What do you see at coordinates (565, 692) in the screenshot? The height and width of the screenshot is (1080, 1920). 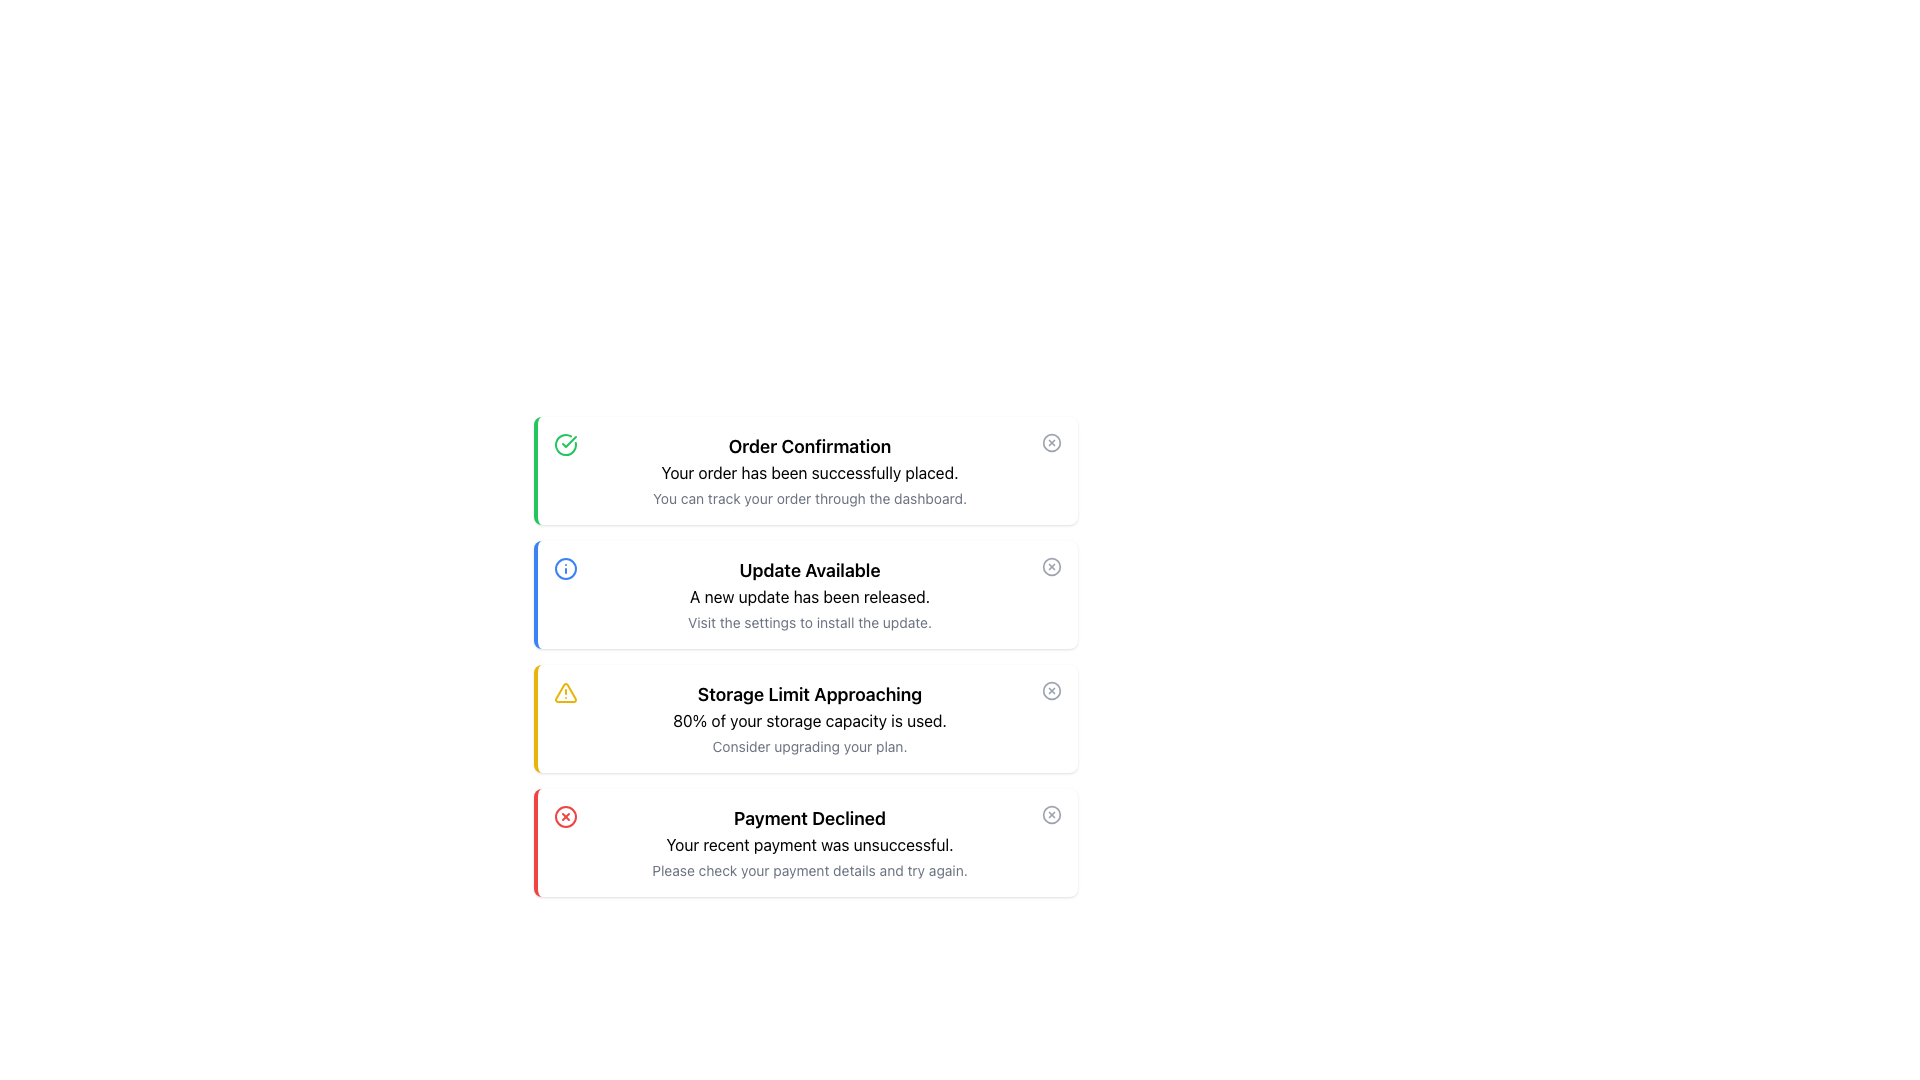 I see `the visual warning indicator icon located on the left side of the 'Storage Limit Approaching' message box, which is the third notification box in the vertical stack` at bounding box center [565, 692].